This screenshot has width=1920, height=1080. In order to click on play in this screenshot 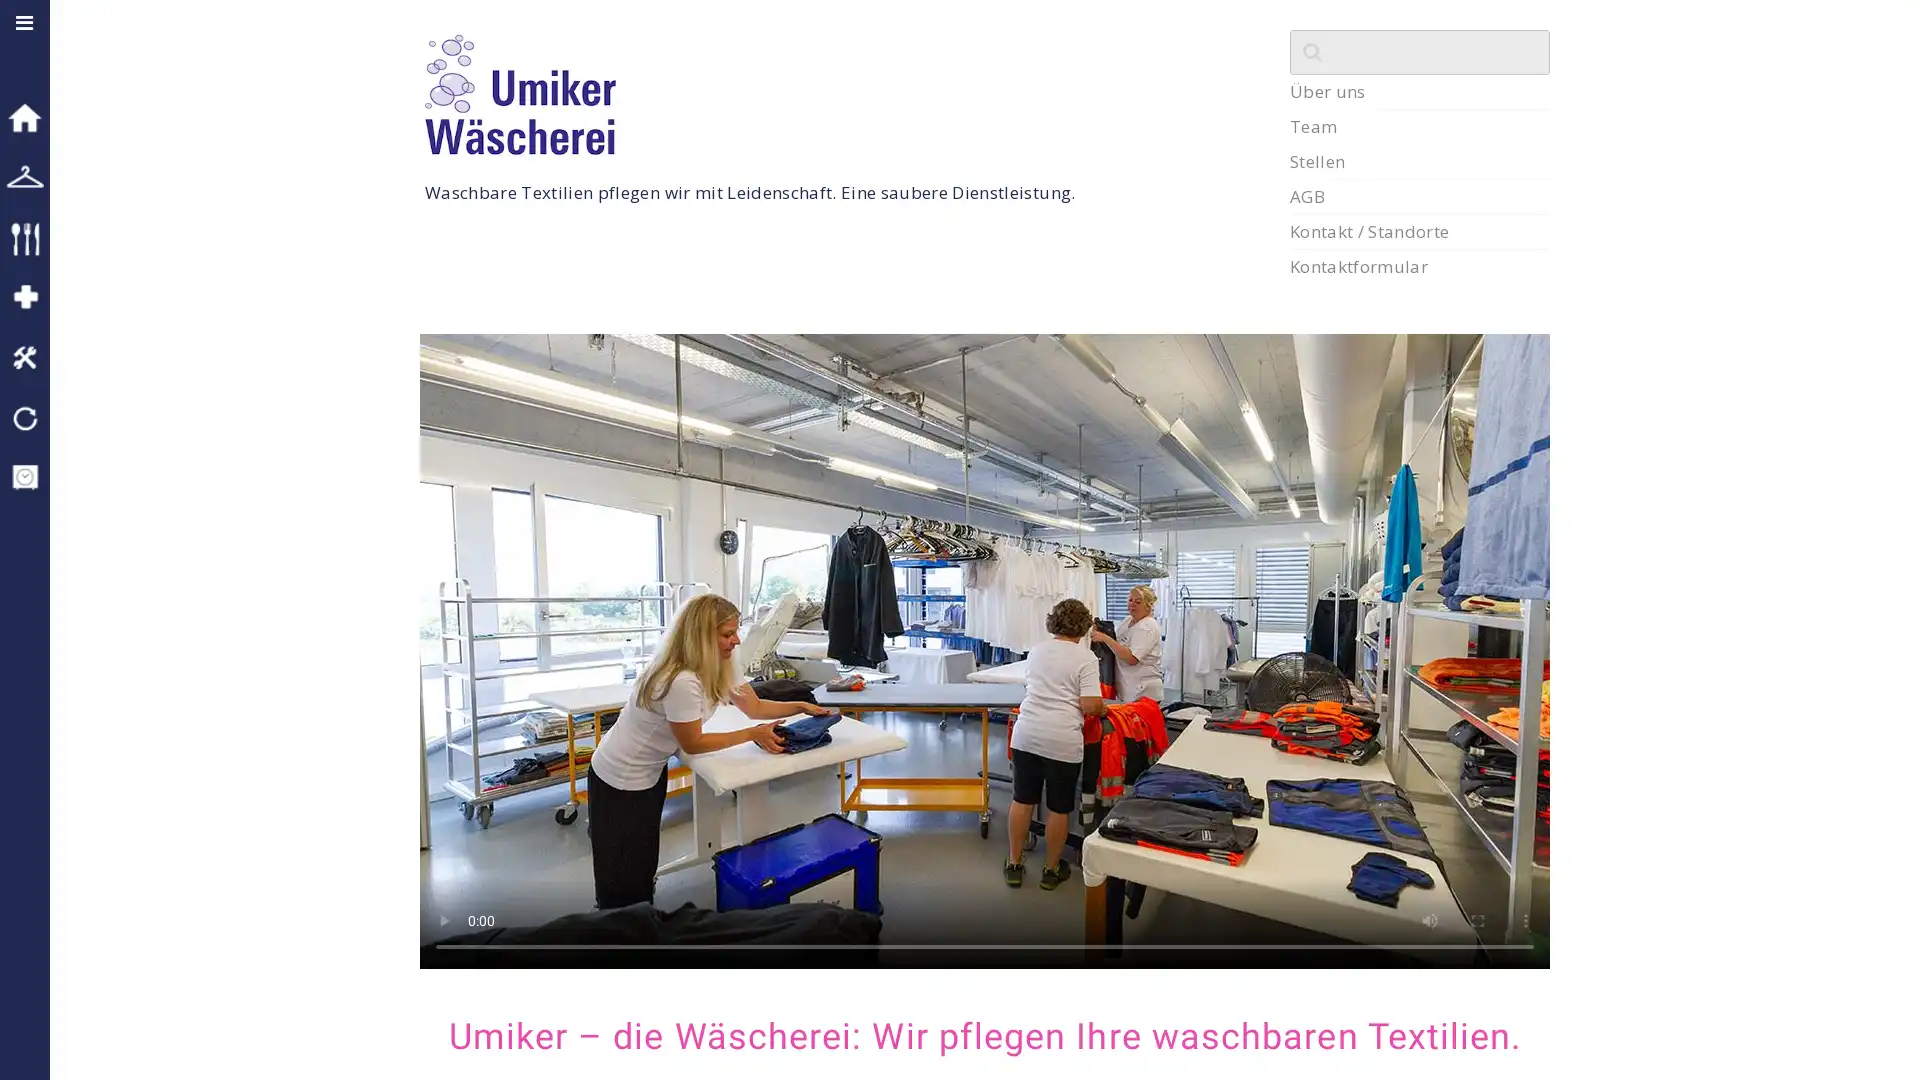, I will do `click(443, 921)`.